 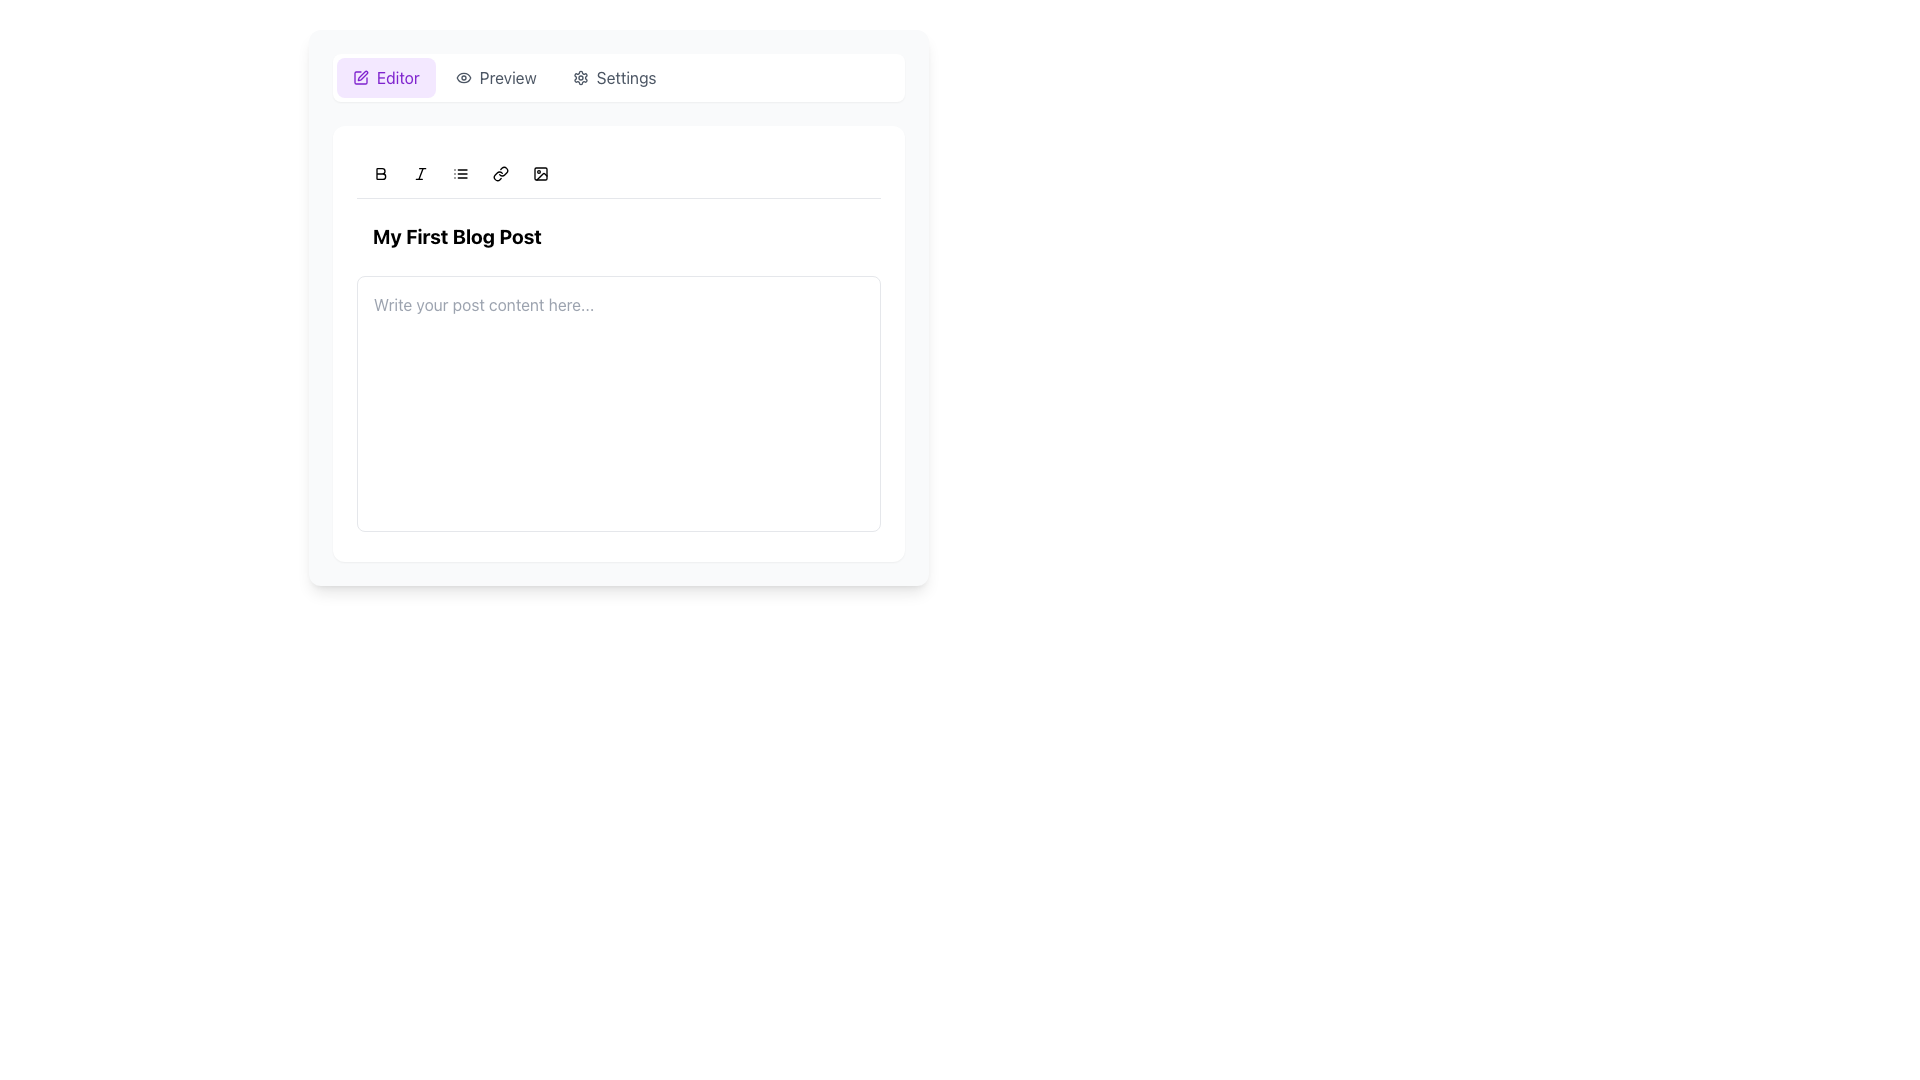 What do you see at coordinates (500, 172) in the screenshot?
I see `the 'Link' icon button located in the third slot of the horizontal toolbar above the blog post editor` at bounding box center [500, 172].